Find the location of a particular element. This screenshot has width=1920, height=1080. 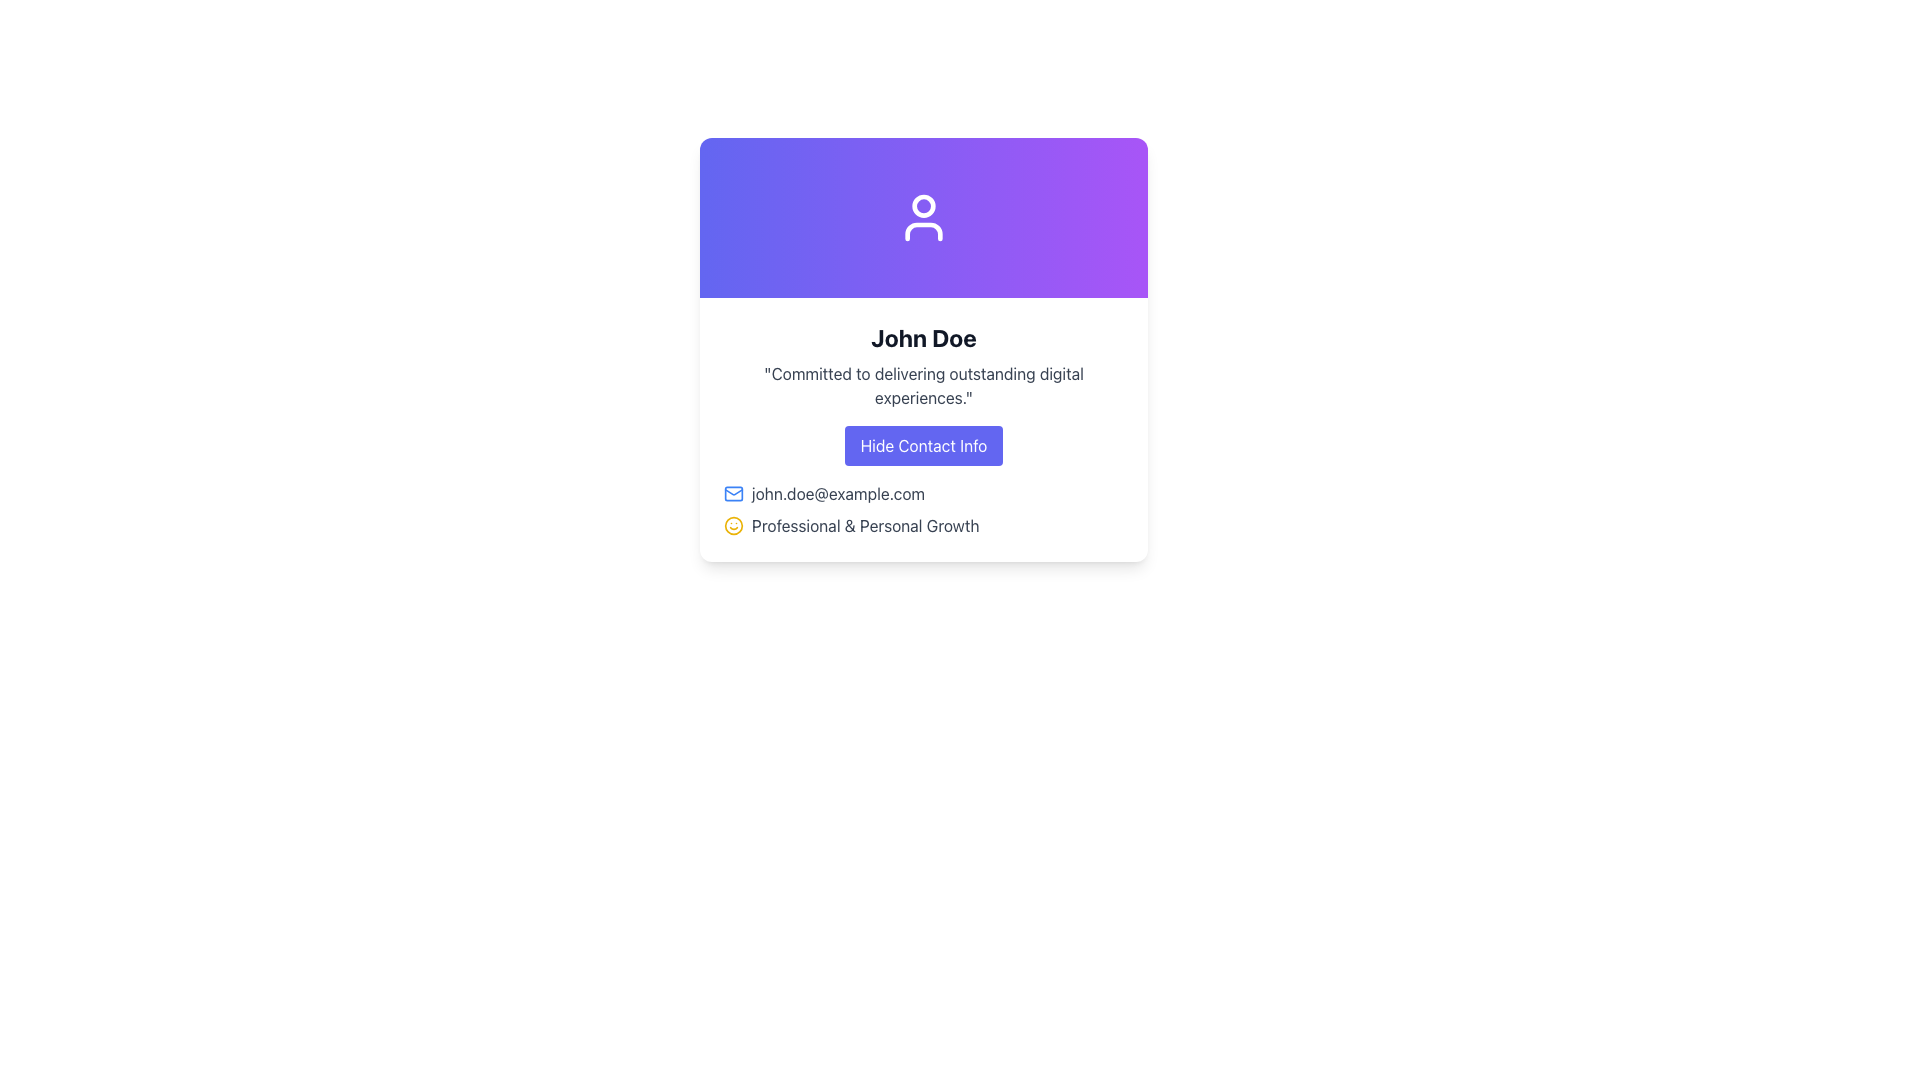

the blue mail envelope icon located to the immediate left of the email address 'john.doe@example.com' is located at coordinates (733, 493).